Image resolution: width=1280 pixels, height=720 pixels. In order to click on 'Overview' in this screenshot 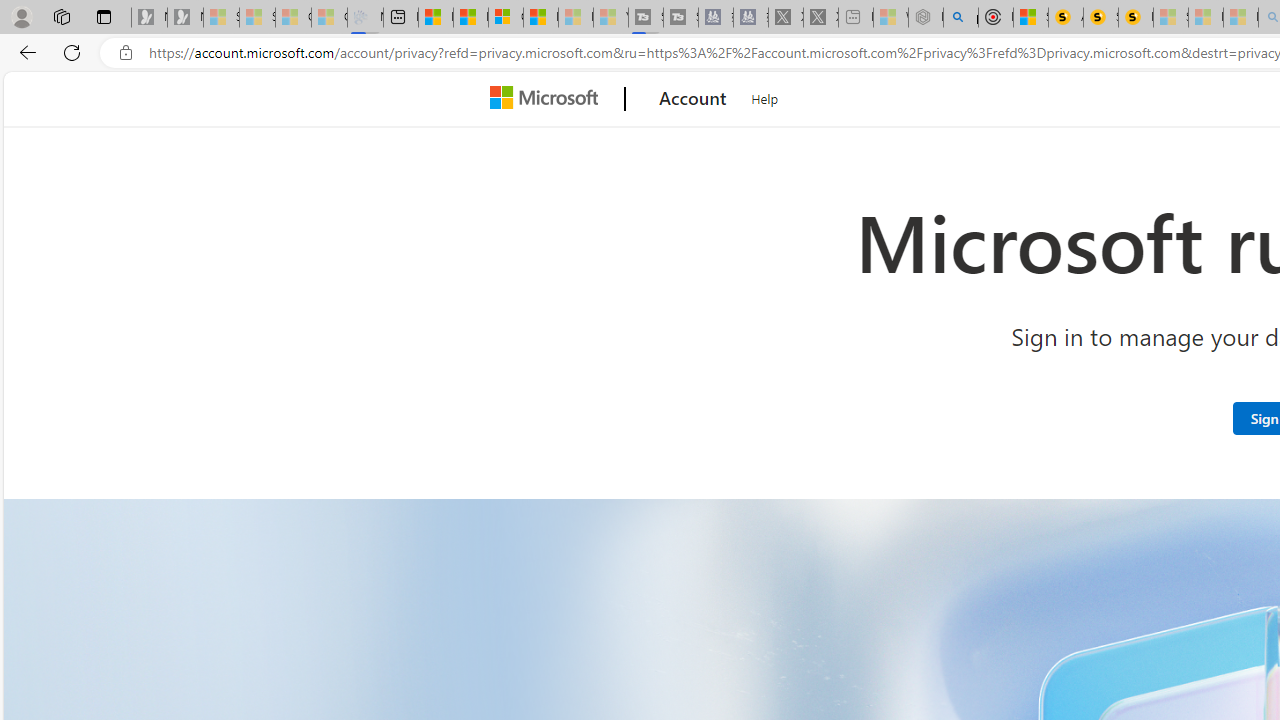, I will do `click(506, 17)`.